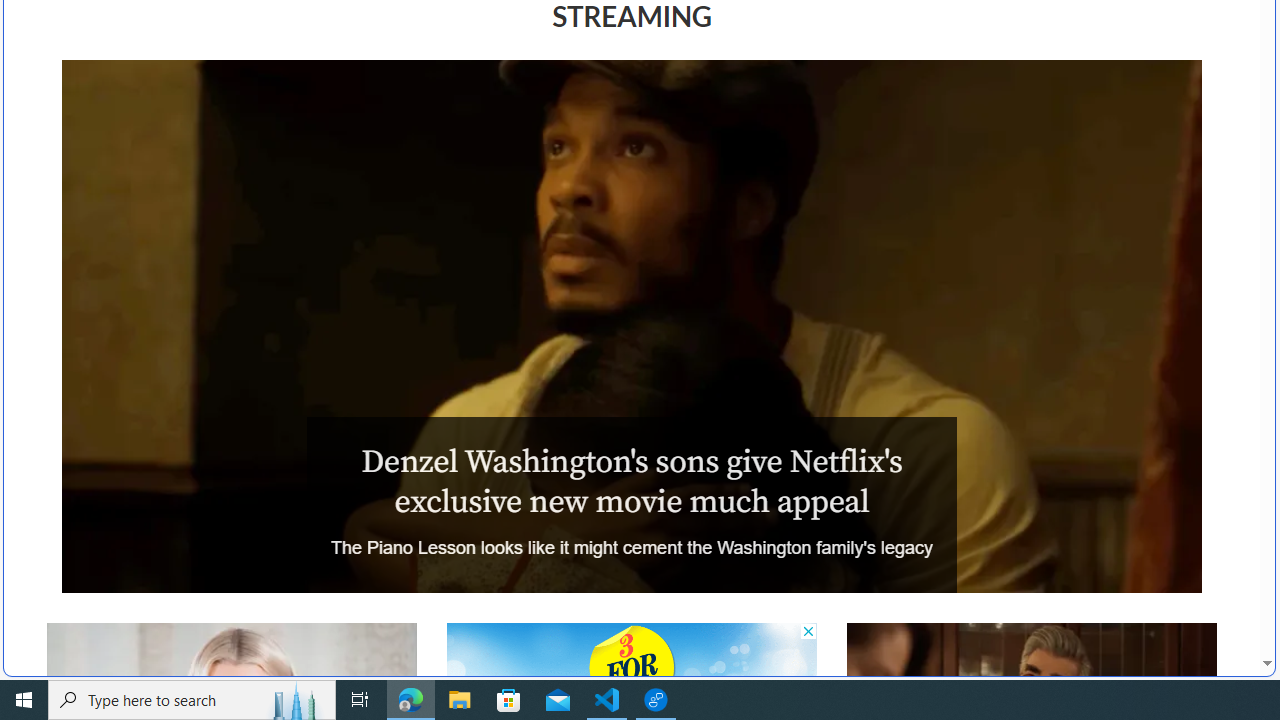 This screenshot has width=1280, height=720. What do you see at coordinates (630, 325) in the screenshot?
I see `'The Piano Lesson'` at bounding box center [630, 325].